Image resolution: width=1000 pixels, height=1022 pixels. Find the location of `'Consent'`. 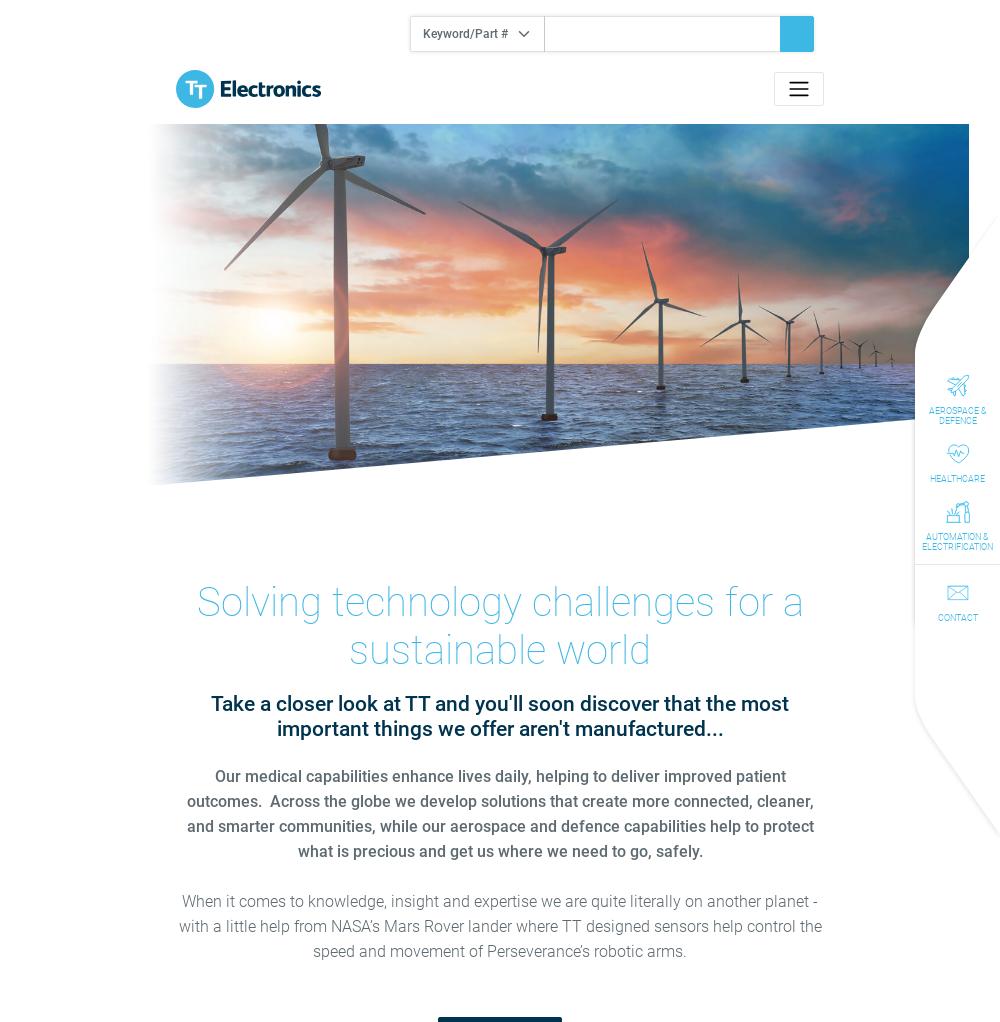

'Consent' is located at coordinates (198, 379).